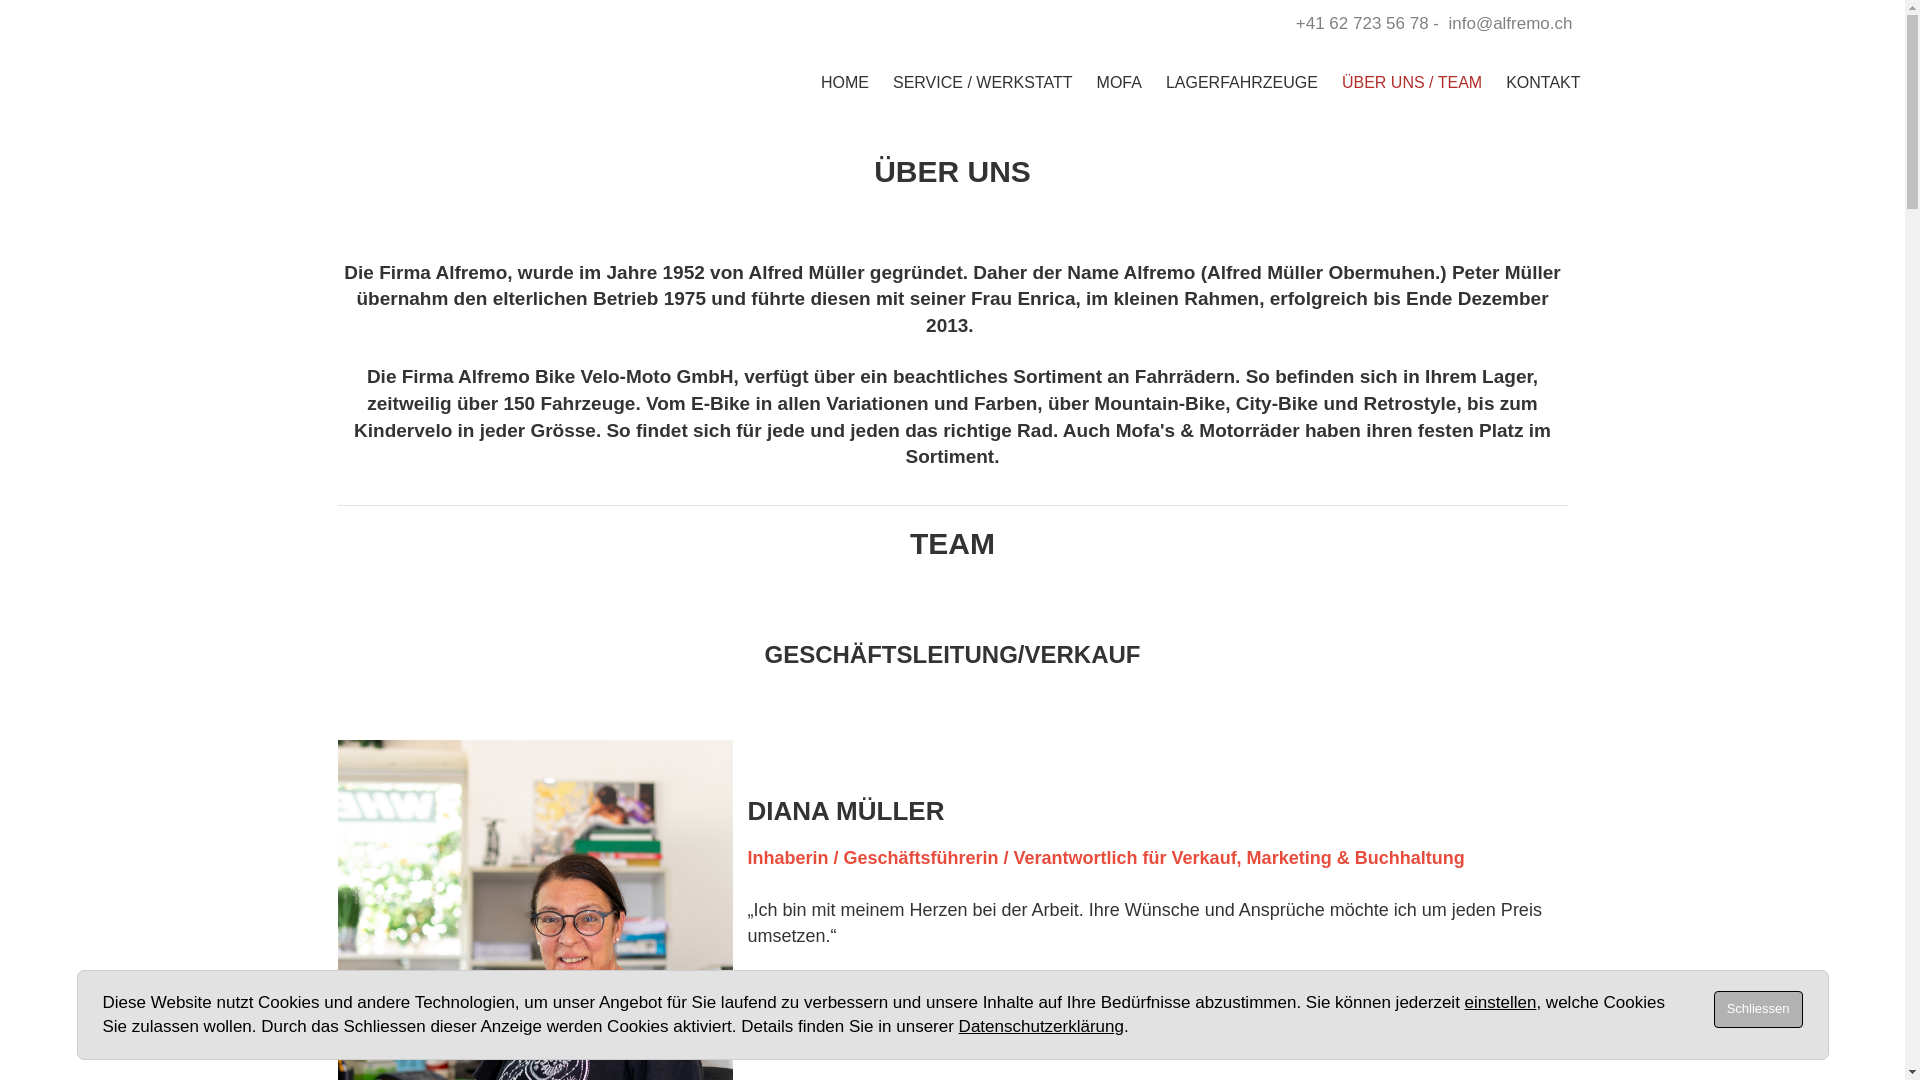  I want to click on '+41 62 723 56 78', so click(1361, 23).